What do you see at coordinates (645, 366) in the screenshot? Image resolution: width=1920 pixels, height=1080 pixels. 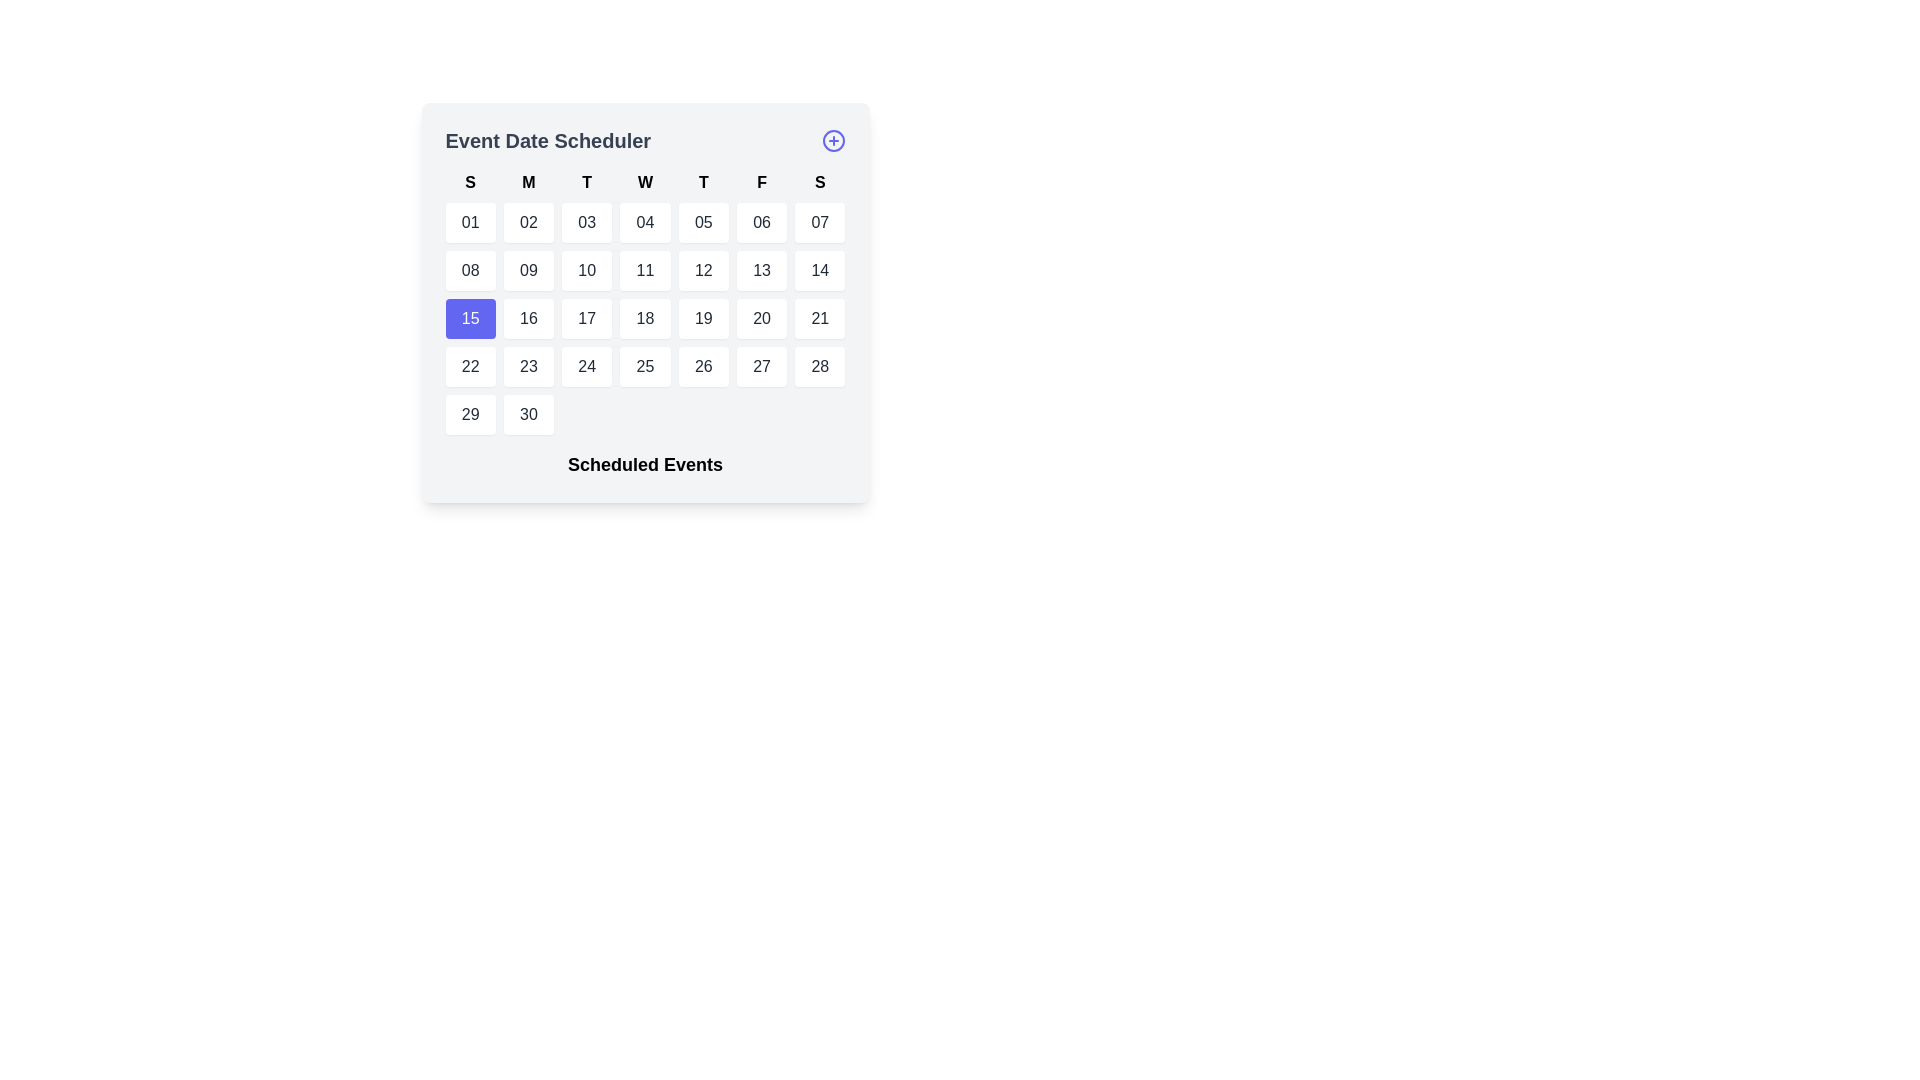 I see `the calendar day button representing the 25th day of the month` at bounding box center [645, 366].